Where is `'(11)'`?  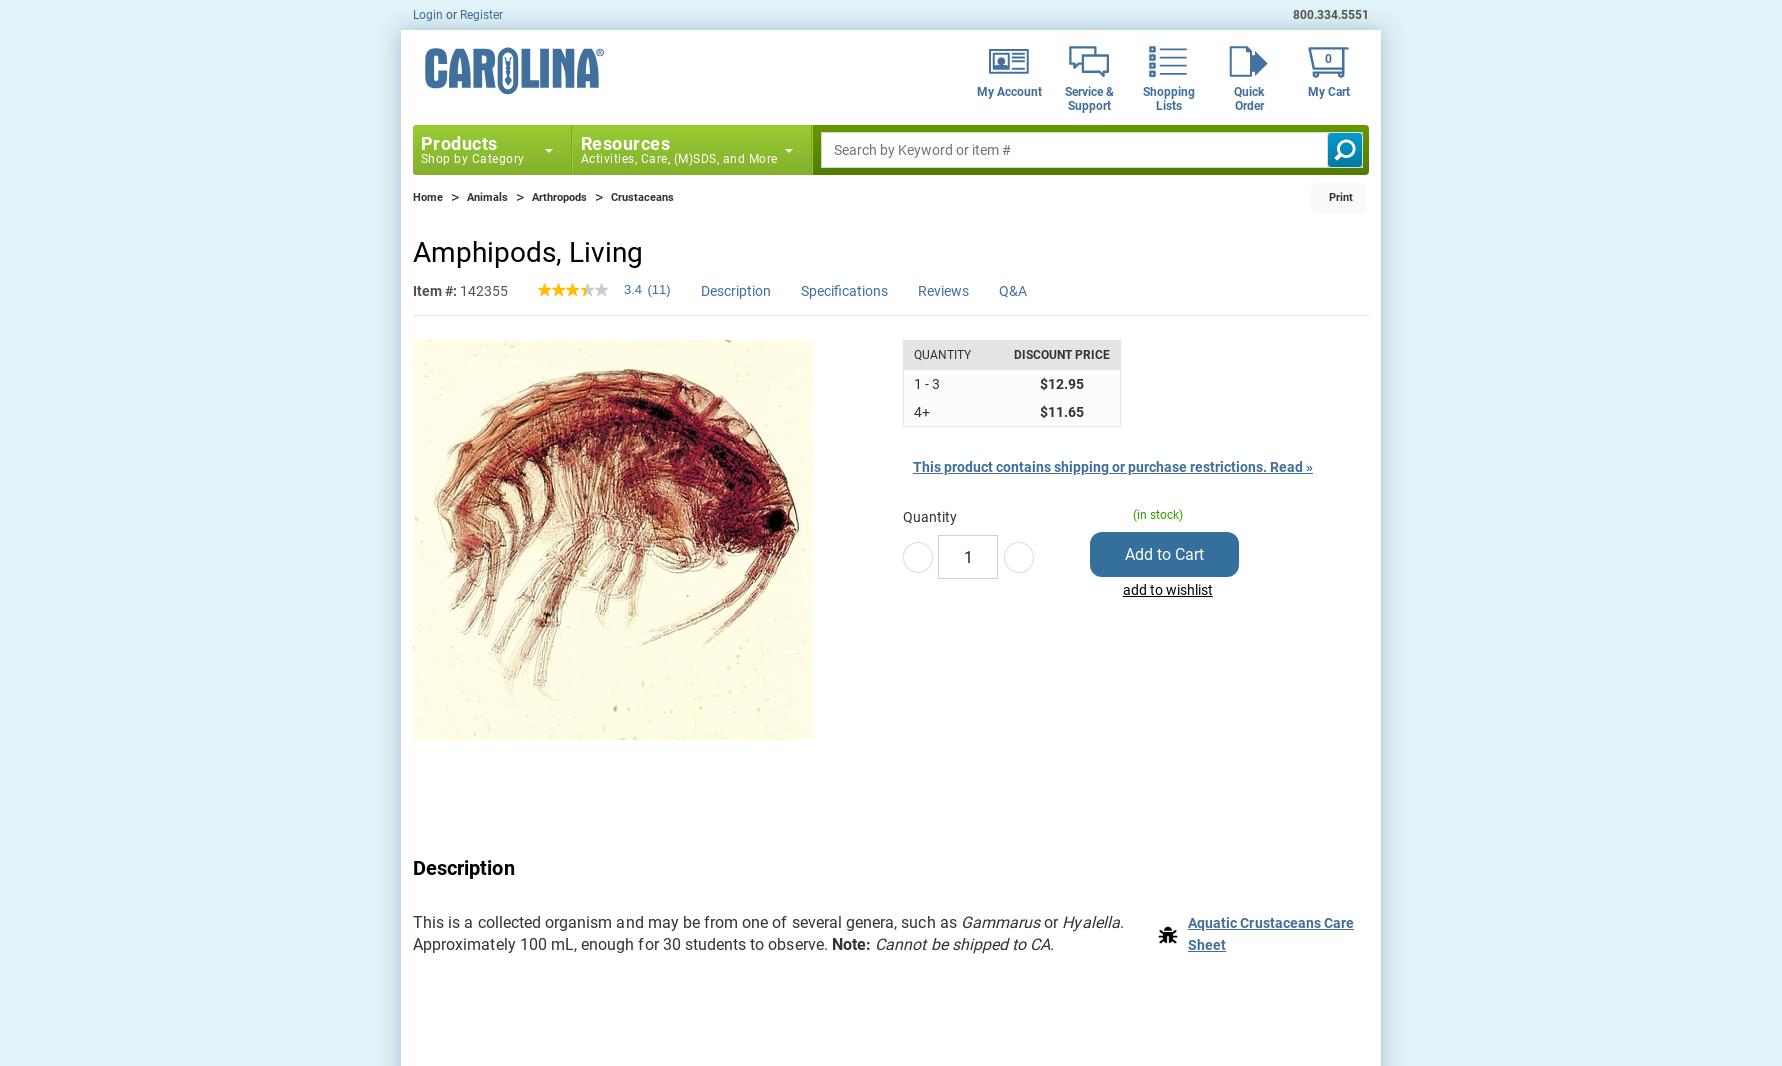
'(11)' is located at coordinates (657, 289).